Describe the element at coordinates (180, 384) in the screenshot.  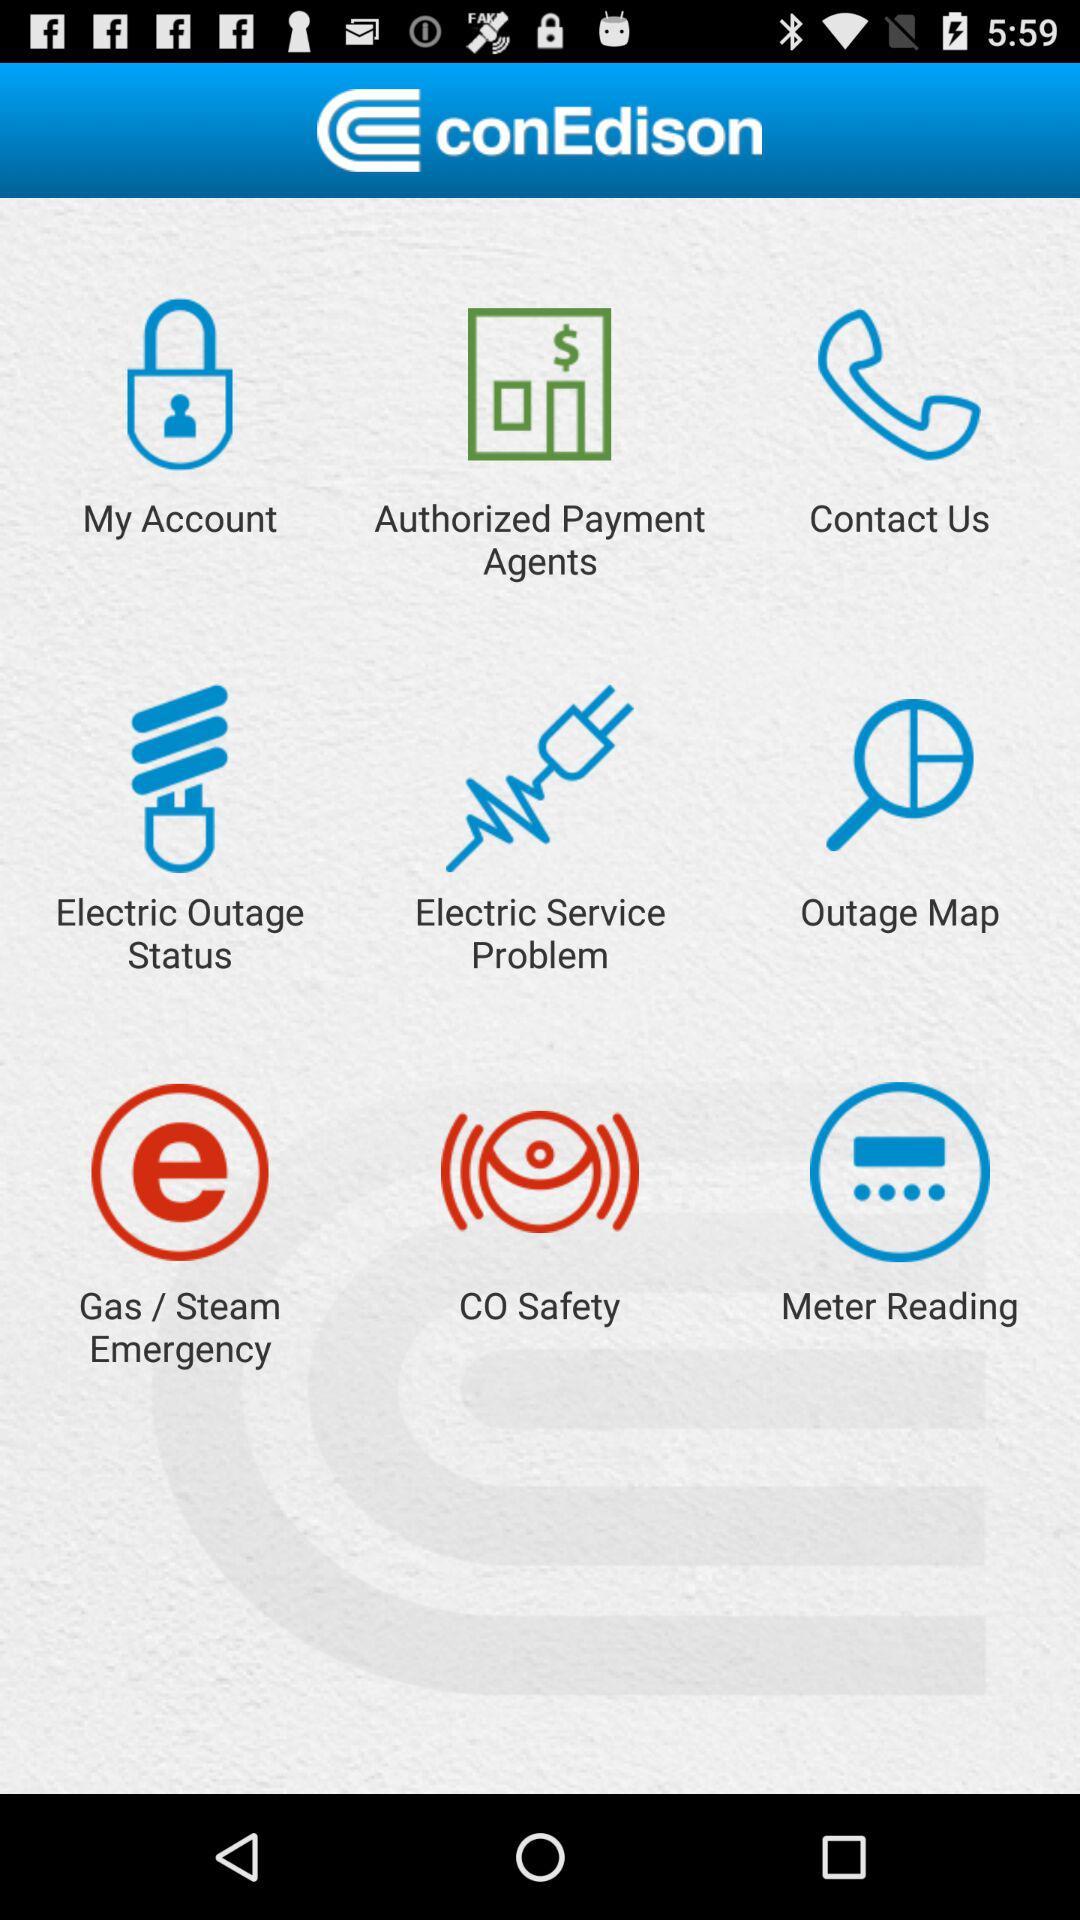
I see `user account` at that location.